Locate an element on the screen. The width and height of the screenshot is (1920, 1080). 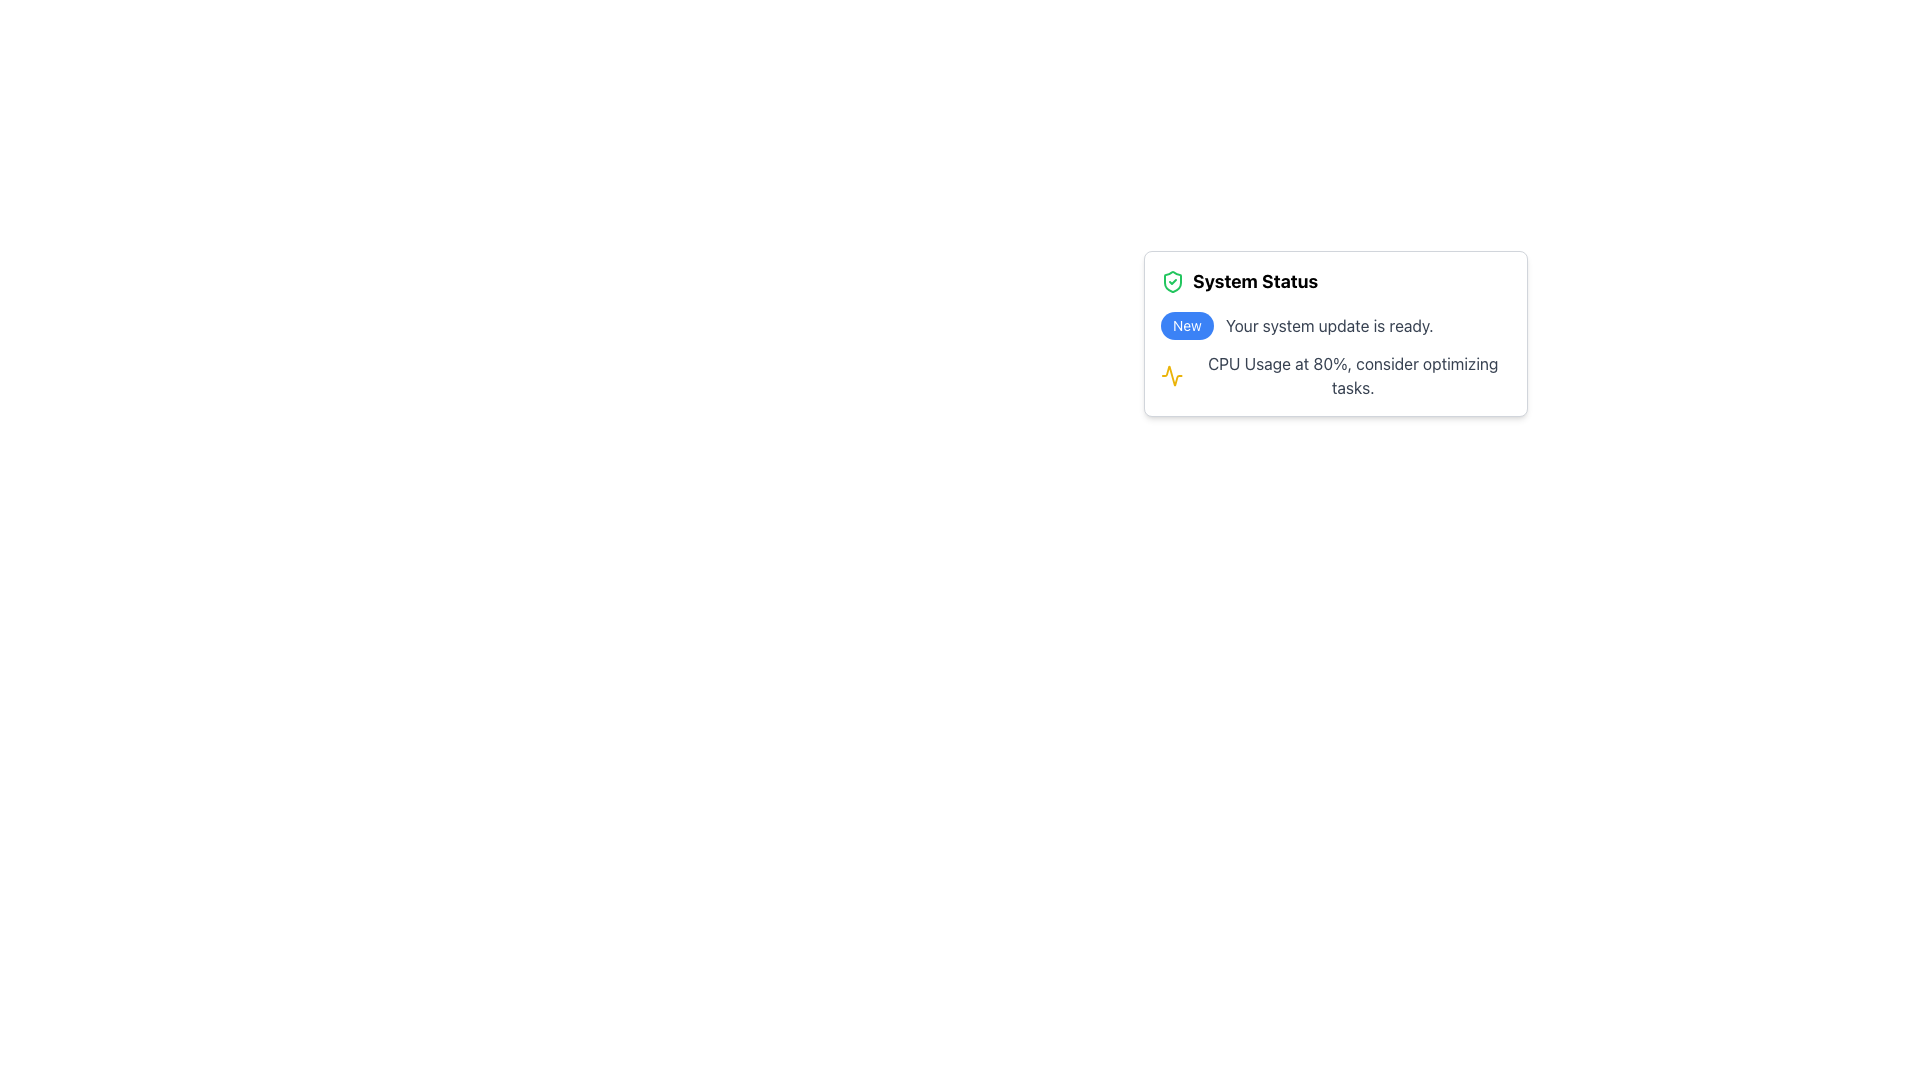
the Text and badge notification that includes a circular blue badge labeled 'New' and the message 'Your system update is ready.' in the system status notification area is located at coordinates (1335, 325).